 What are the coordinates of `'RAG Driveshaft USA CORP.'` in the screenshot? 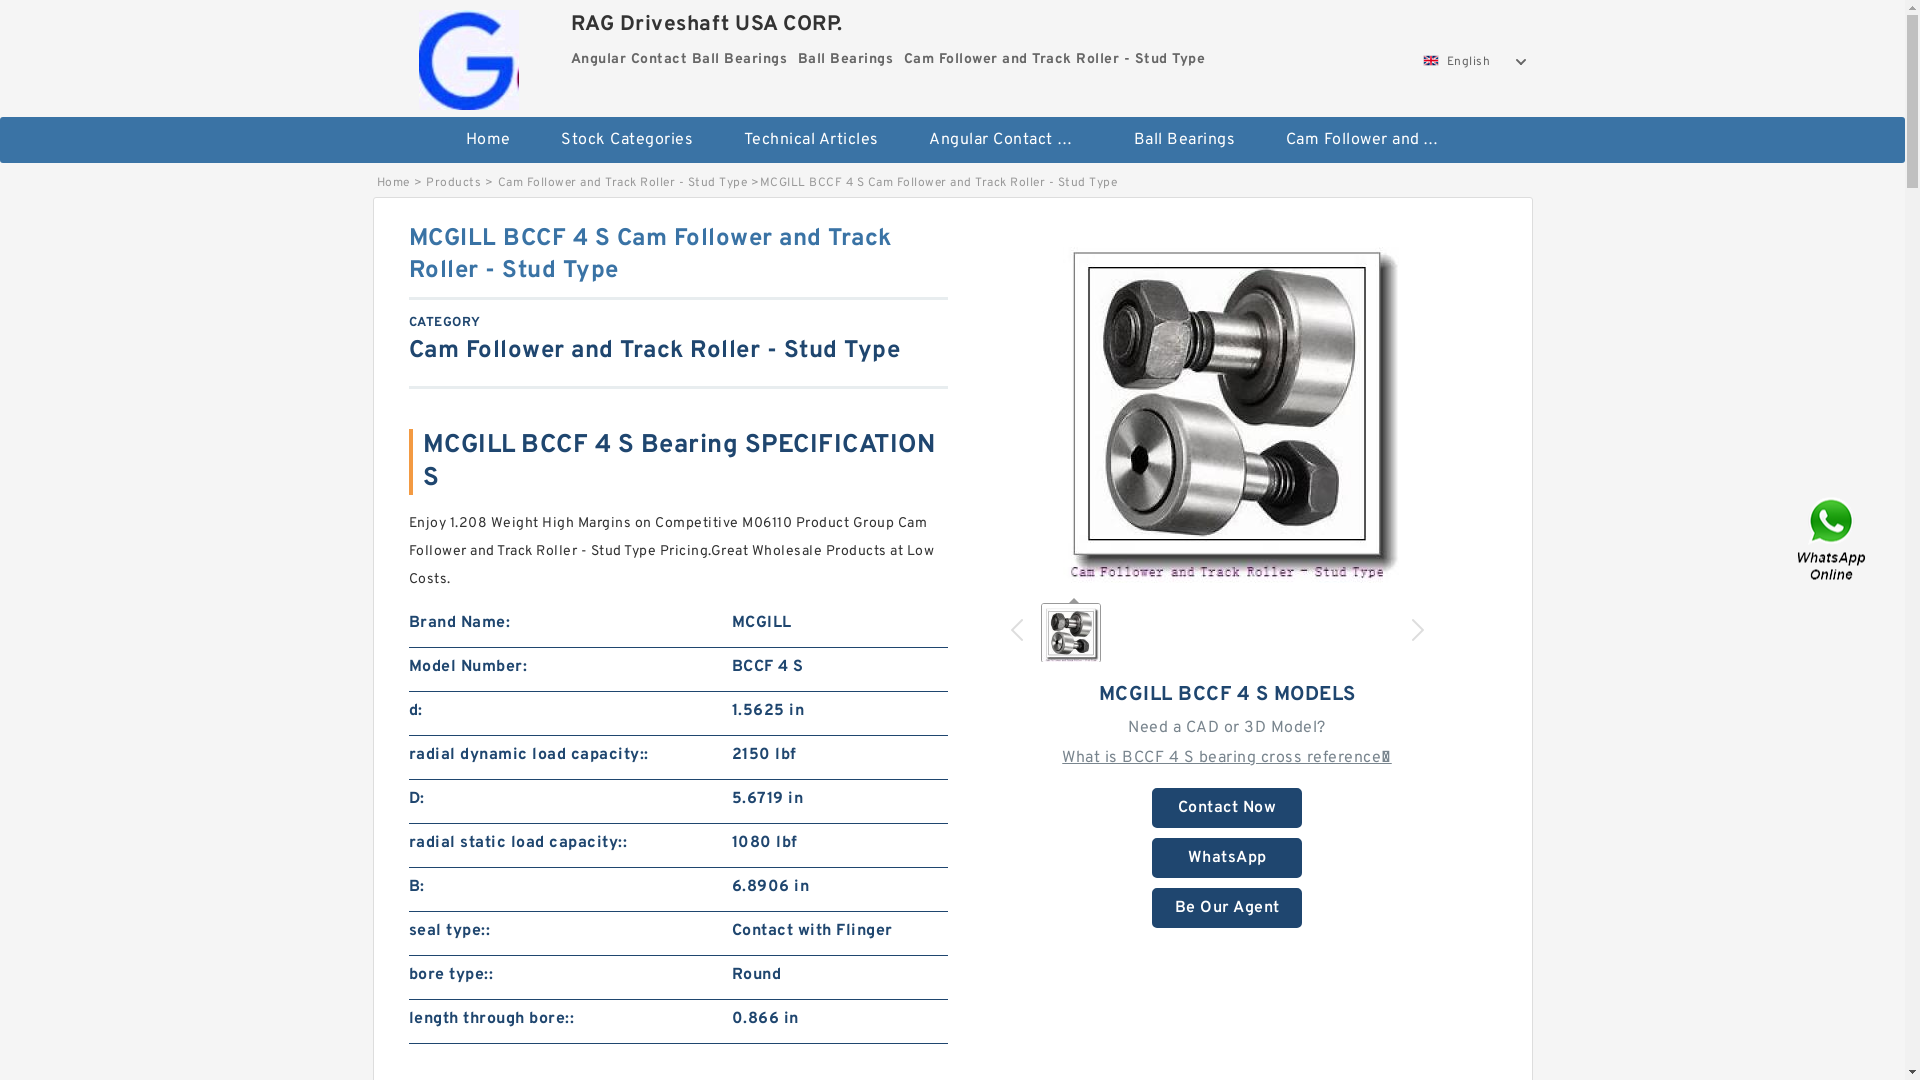 It's located at (468, 53).